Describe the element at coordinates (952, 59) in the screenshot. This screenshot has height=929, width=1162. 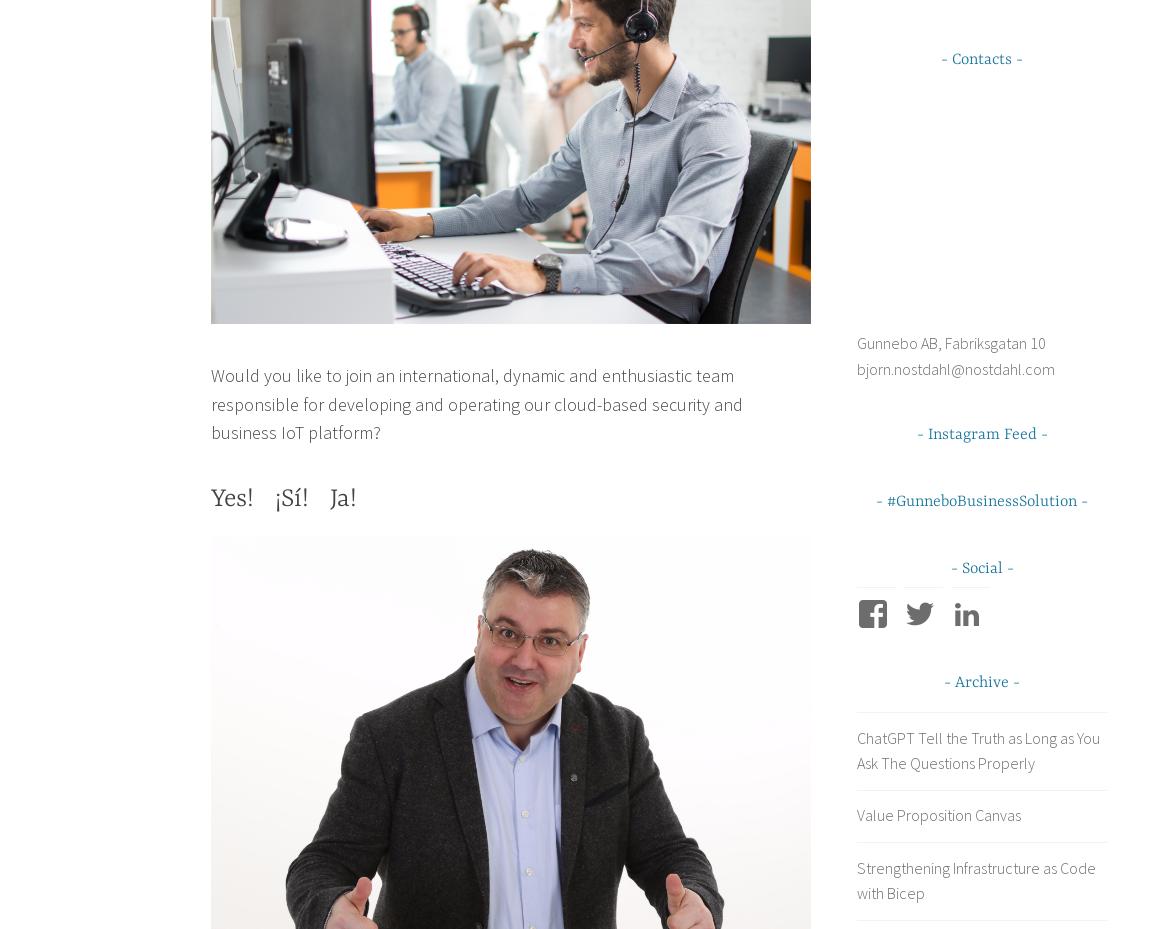
I see `'Contacts'` at that location.